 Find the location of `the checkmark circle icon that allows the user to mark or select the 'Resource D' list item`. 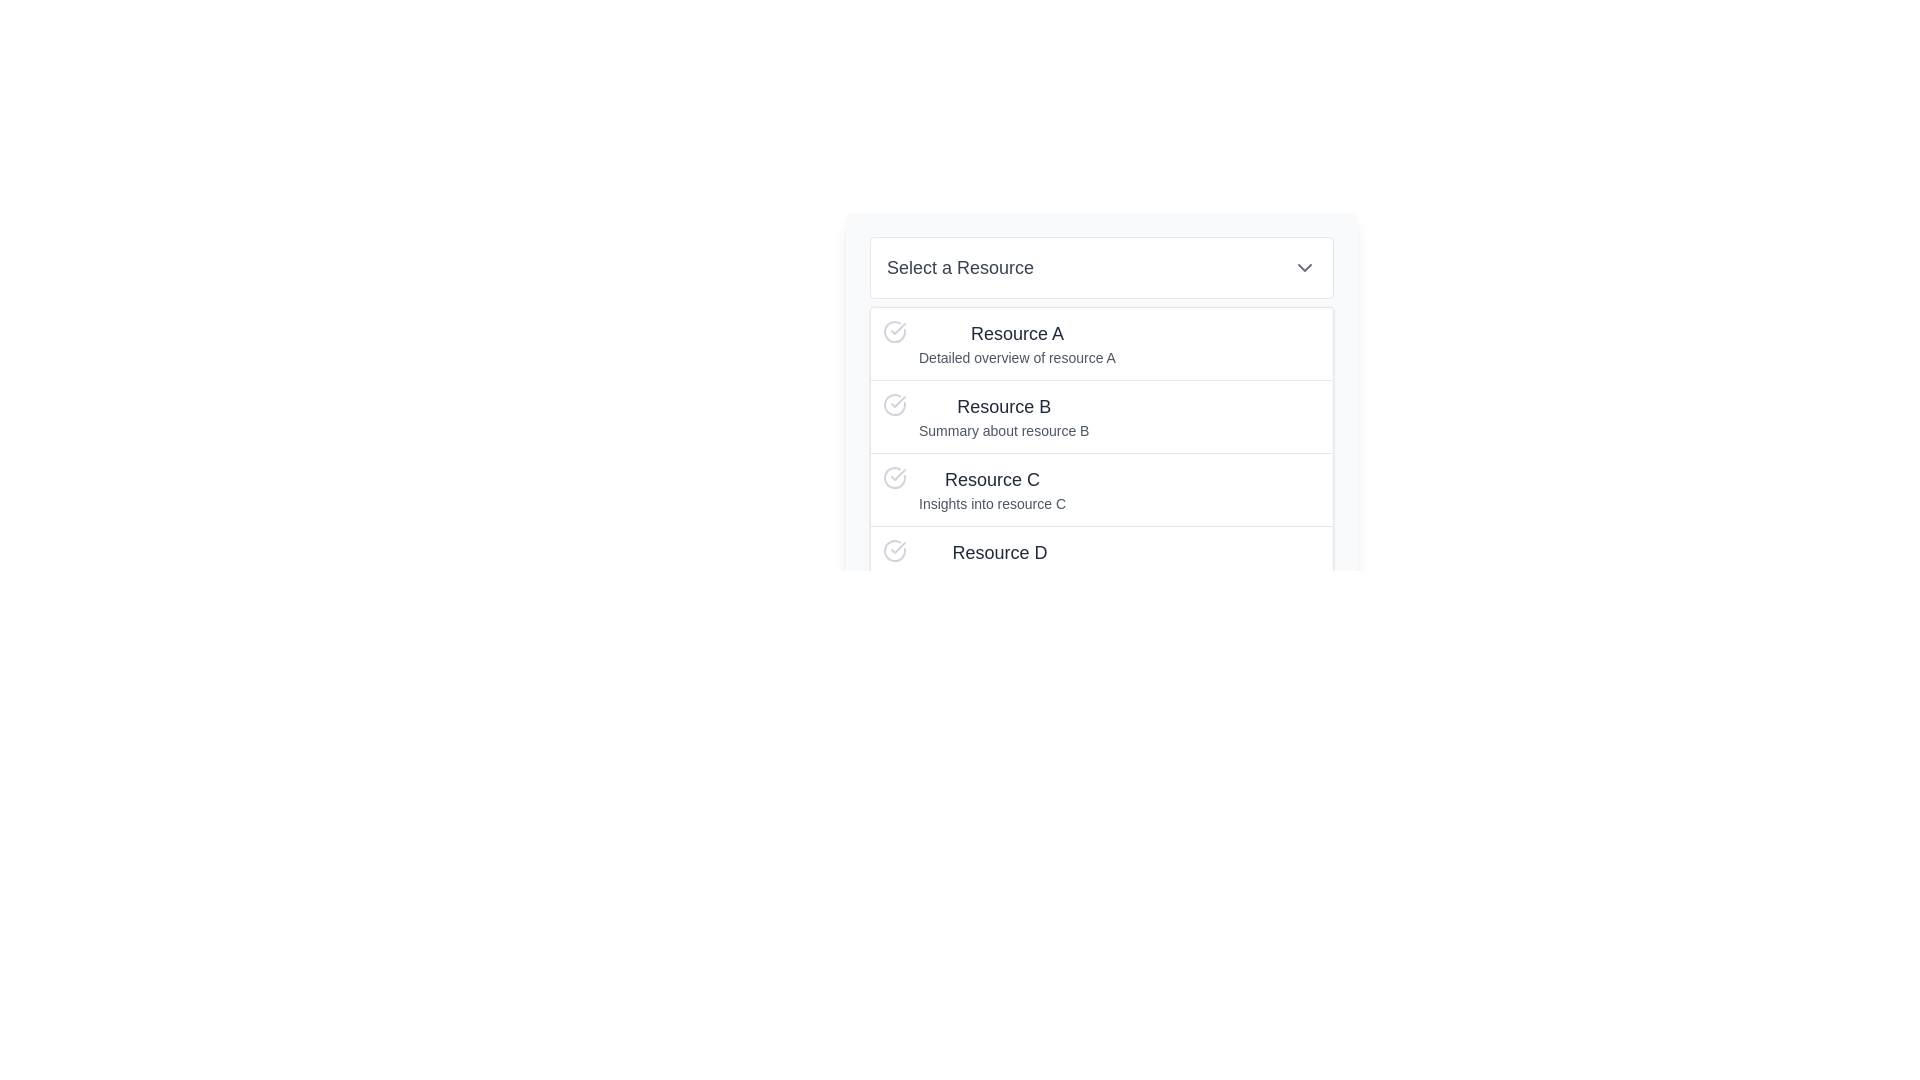

the checkmark circle icon that allows the user to mark or select the 'Resource D' list item is located at coordinates (893, 551).